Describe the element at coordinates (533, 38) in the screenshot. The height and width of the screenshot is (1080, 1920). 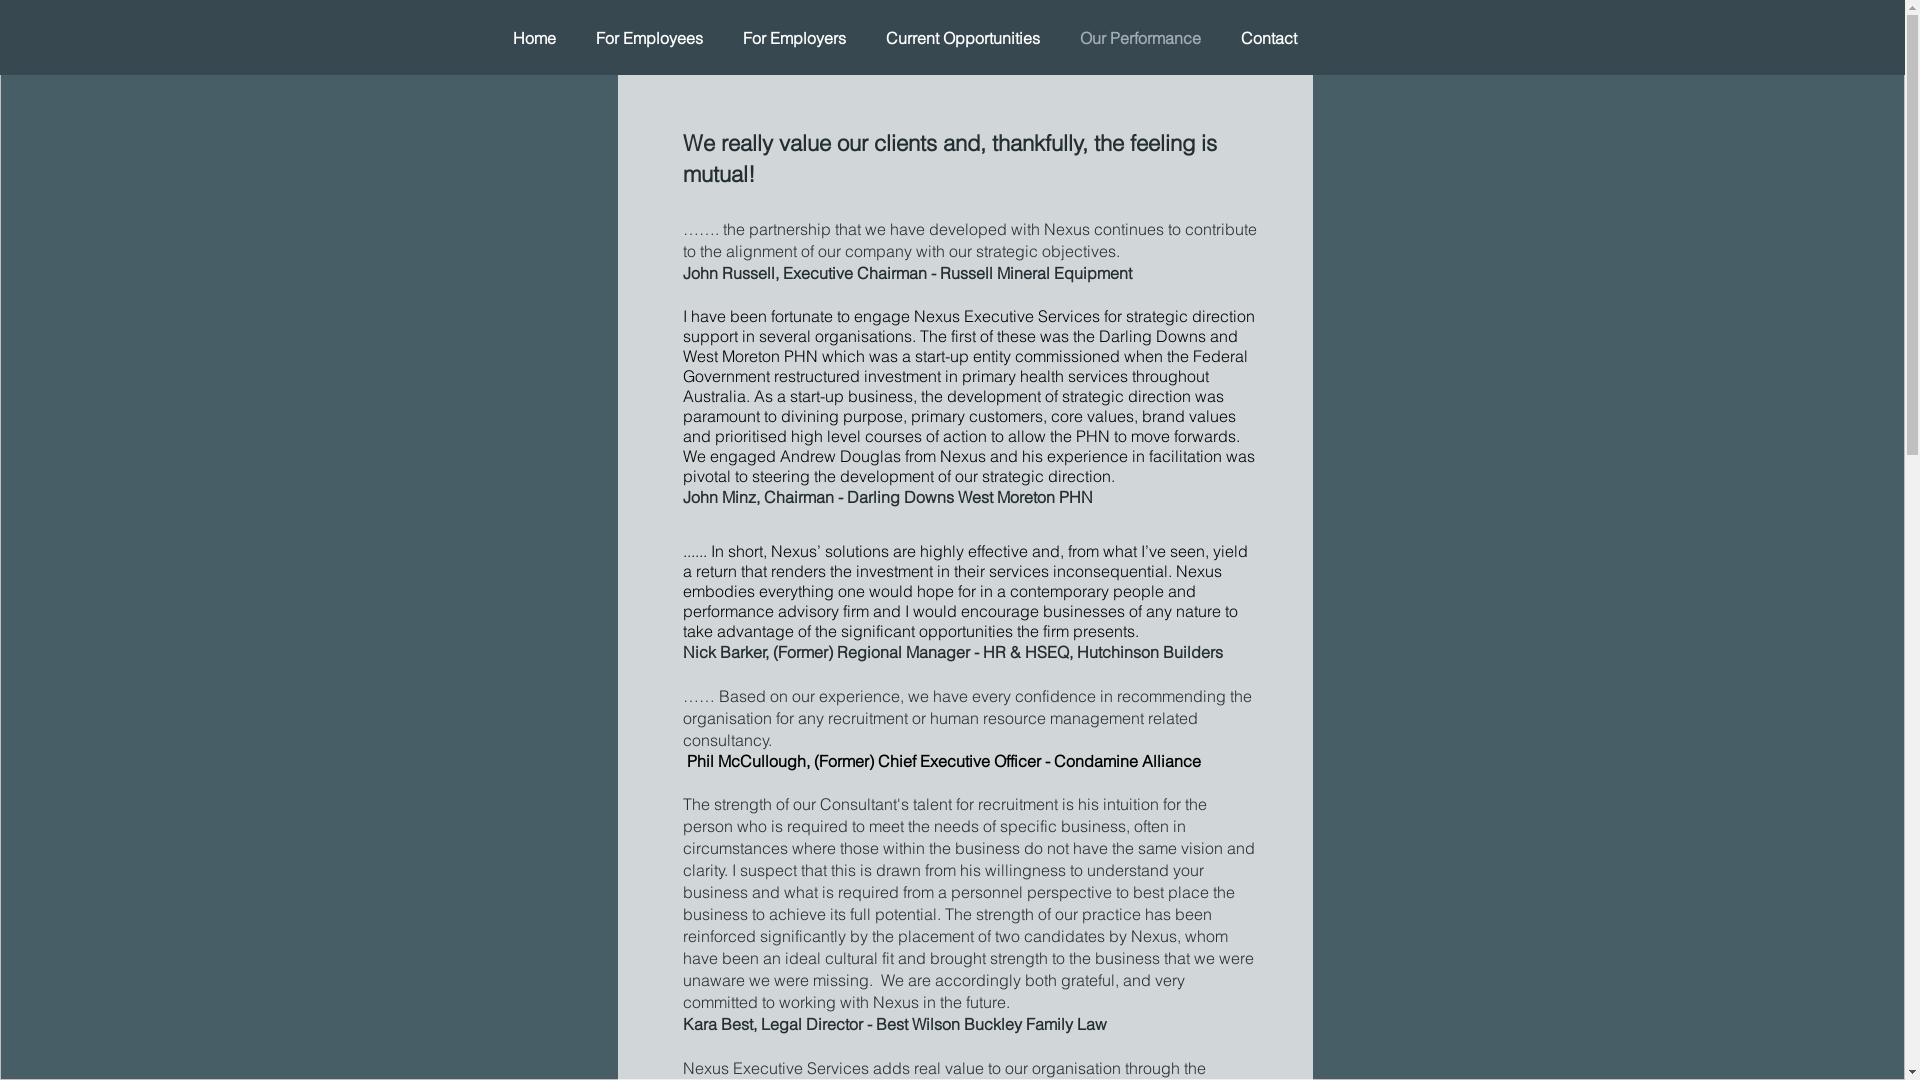
I see `'Home'` at that location.